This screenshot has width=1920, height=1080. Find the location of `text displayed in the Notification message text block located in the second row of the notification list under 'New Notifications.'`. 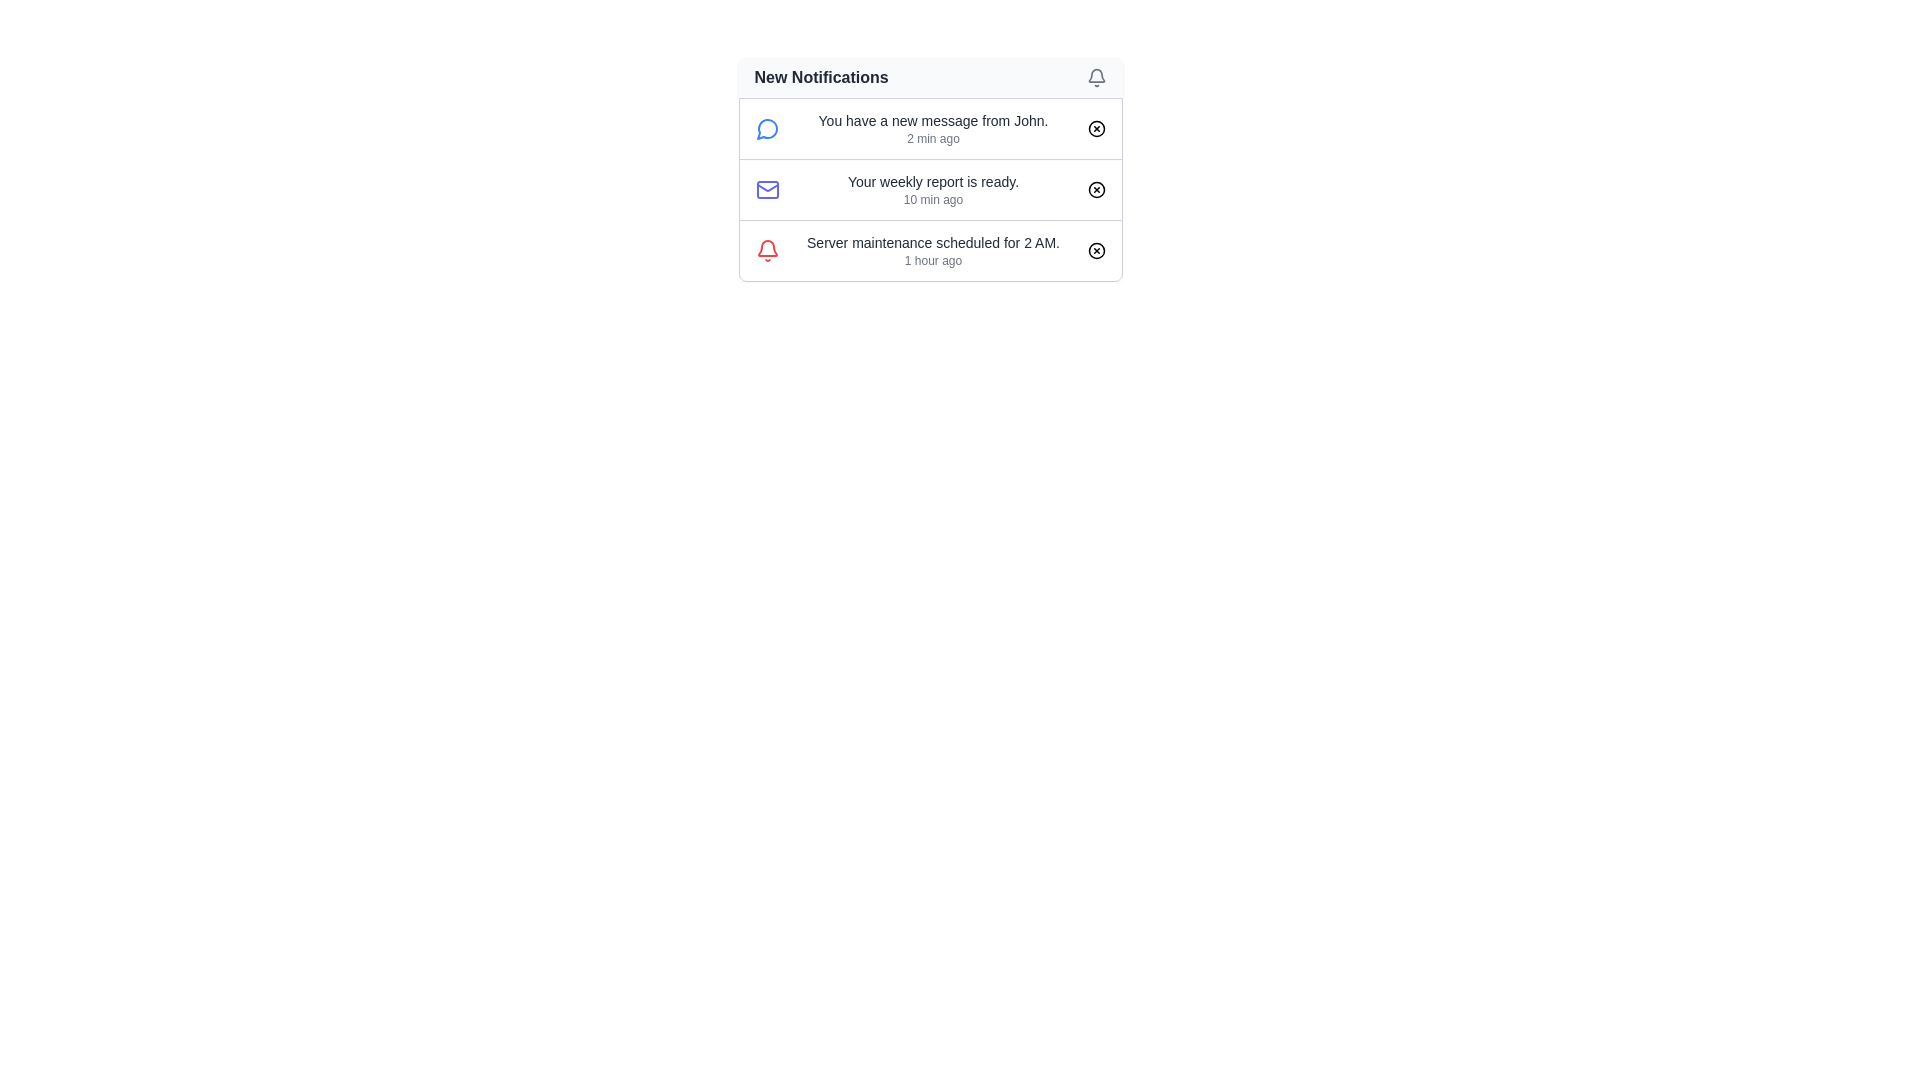

text displayed in the Notification message text block located in the second row of the notification list under 'New Notifications.' is located at coordinates (932, 189).